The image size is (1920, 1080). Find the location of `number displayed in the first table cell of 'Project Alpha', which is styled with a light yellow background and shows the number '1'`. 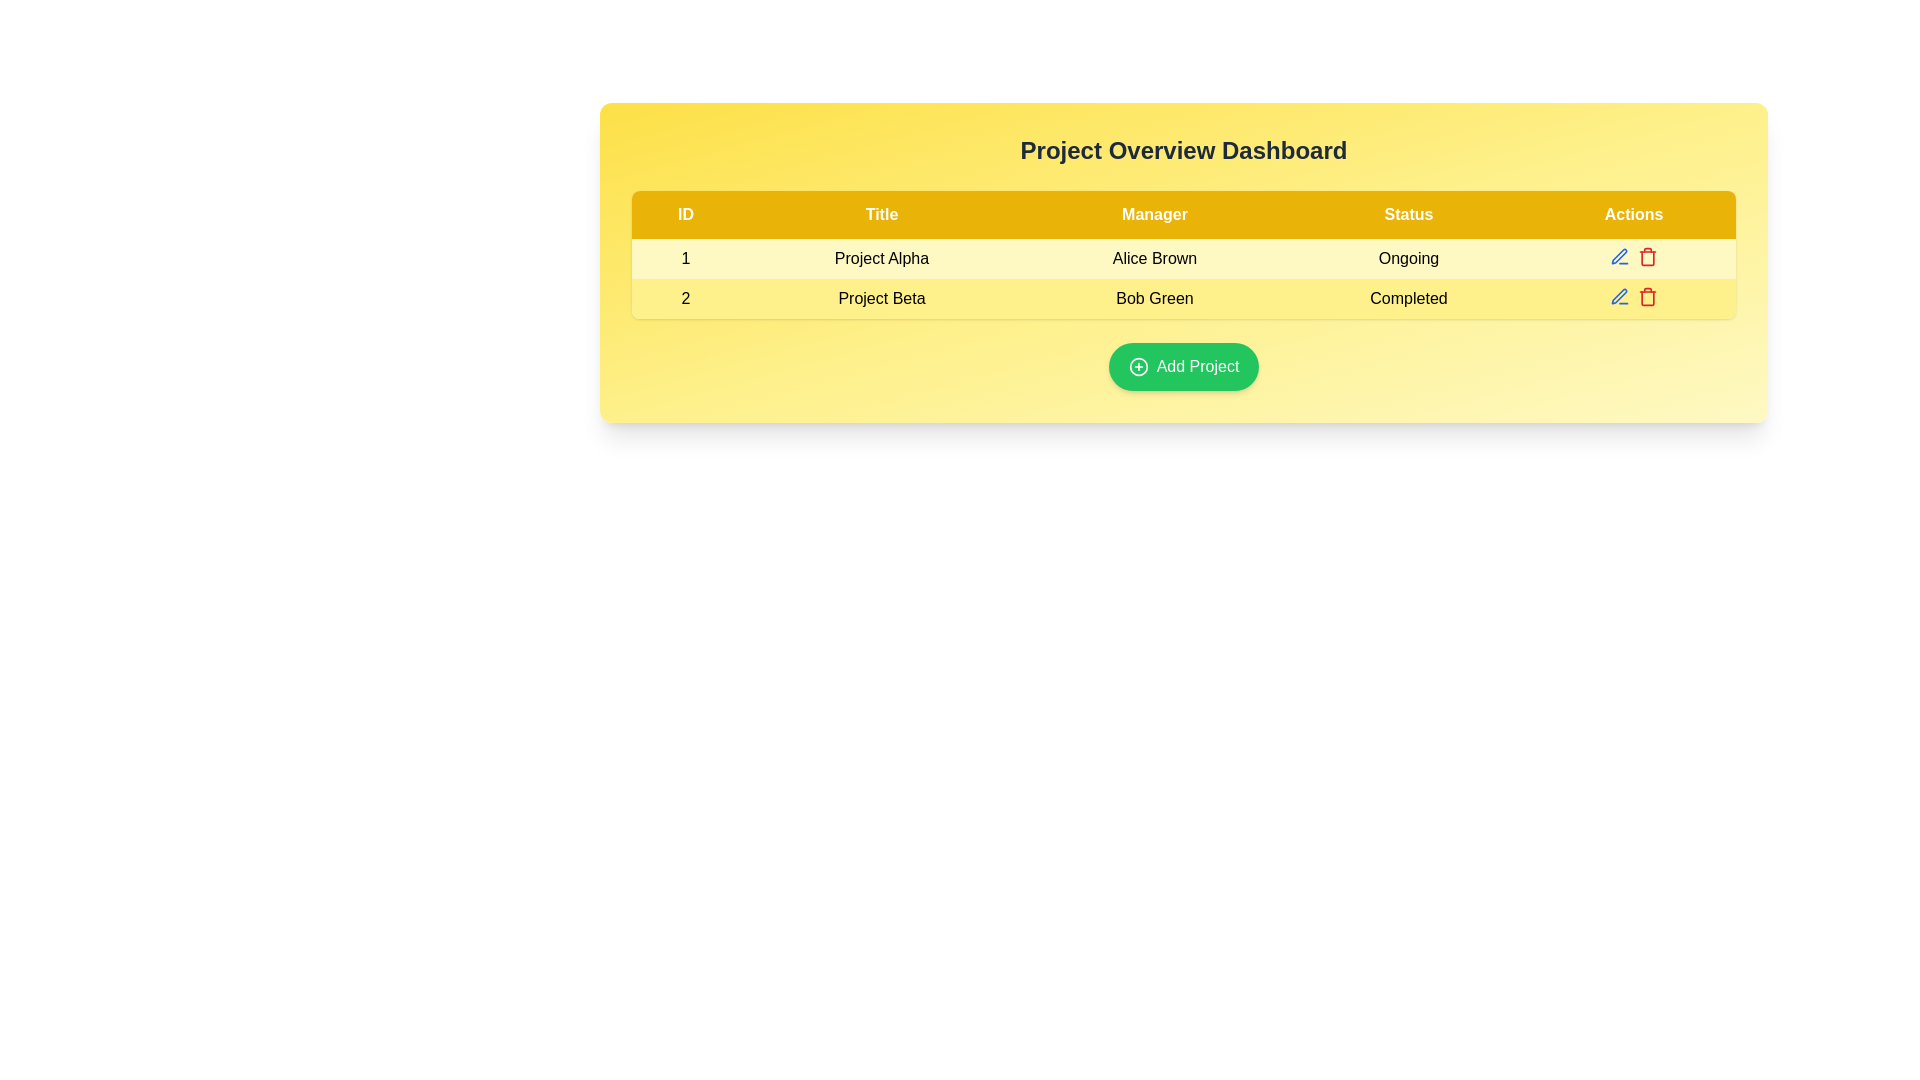

number displayed in the first table cell of 'Project Alpha', which is styled with a light yellow background and shows the number '1' is located at coordinates (686, 257).